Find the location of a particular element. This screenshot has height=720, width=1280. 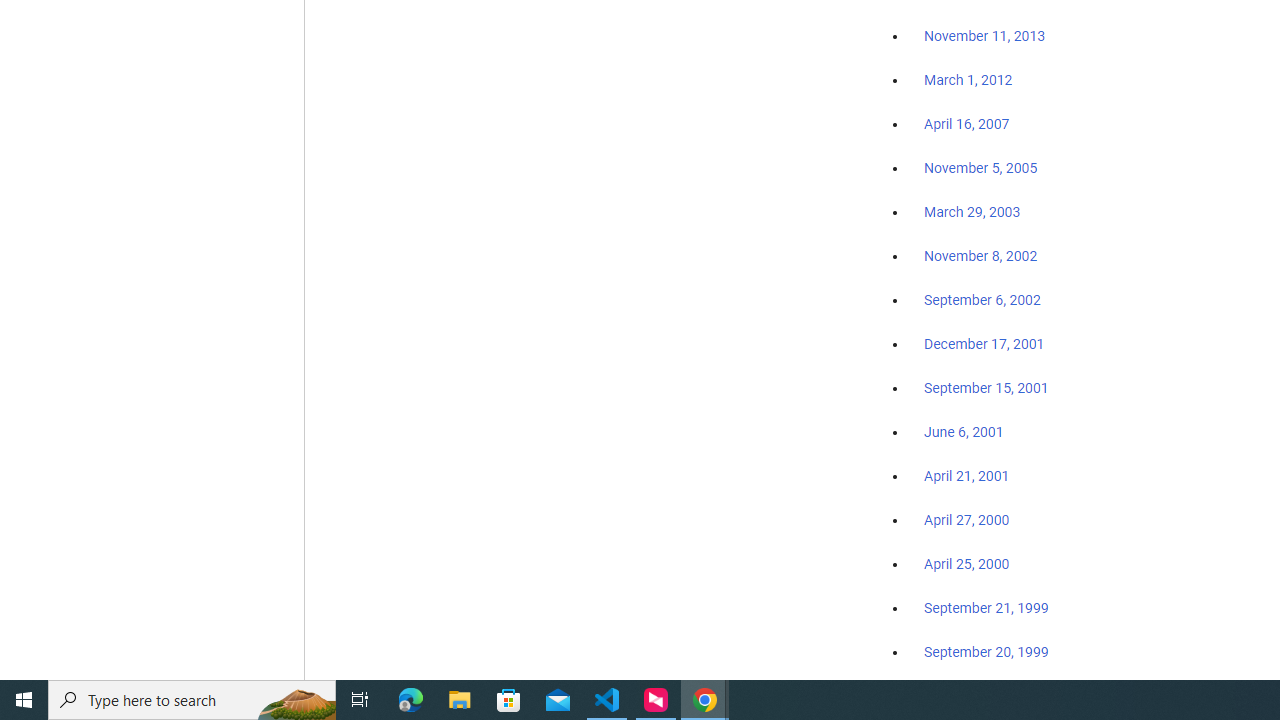

'September 20, 1999' is located at coordinates (986, 651).